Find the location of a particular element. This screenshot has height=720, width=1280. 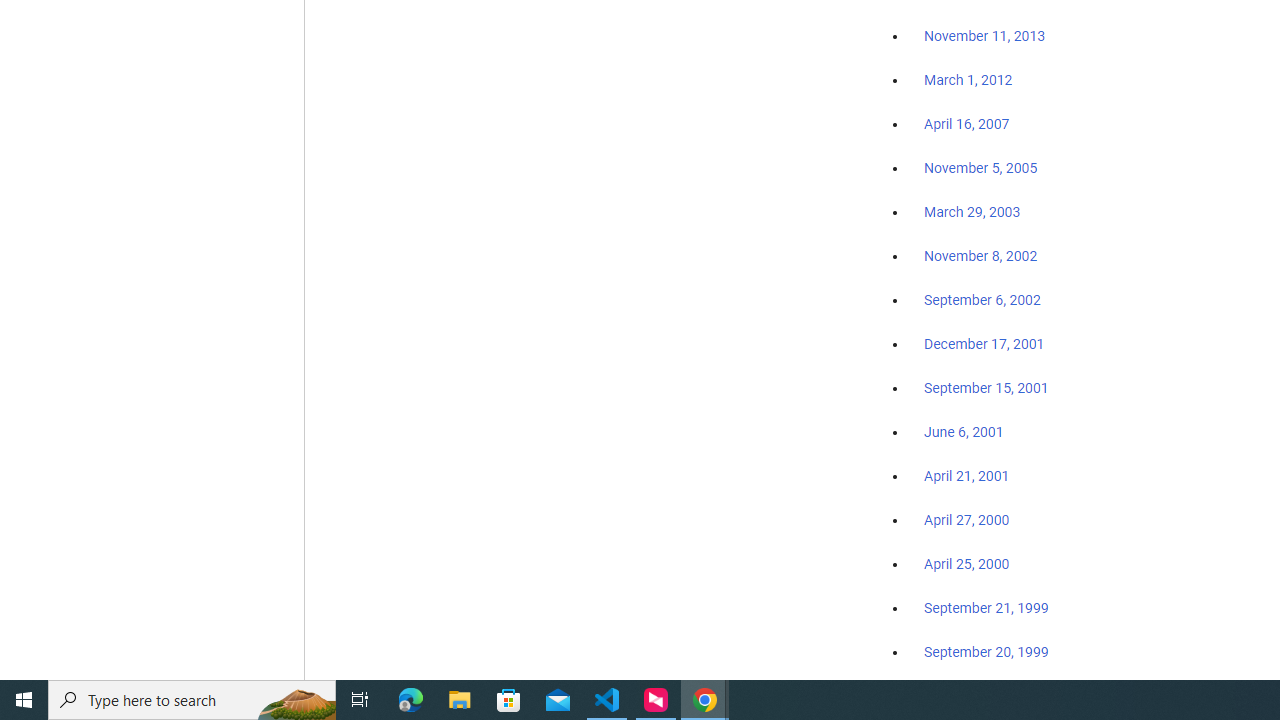

'September 20, 1999' is located at coordinates (986, 651).